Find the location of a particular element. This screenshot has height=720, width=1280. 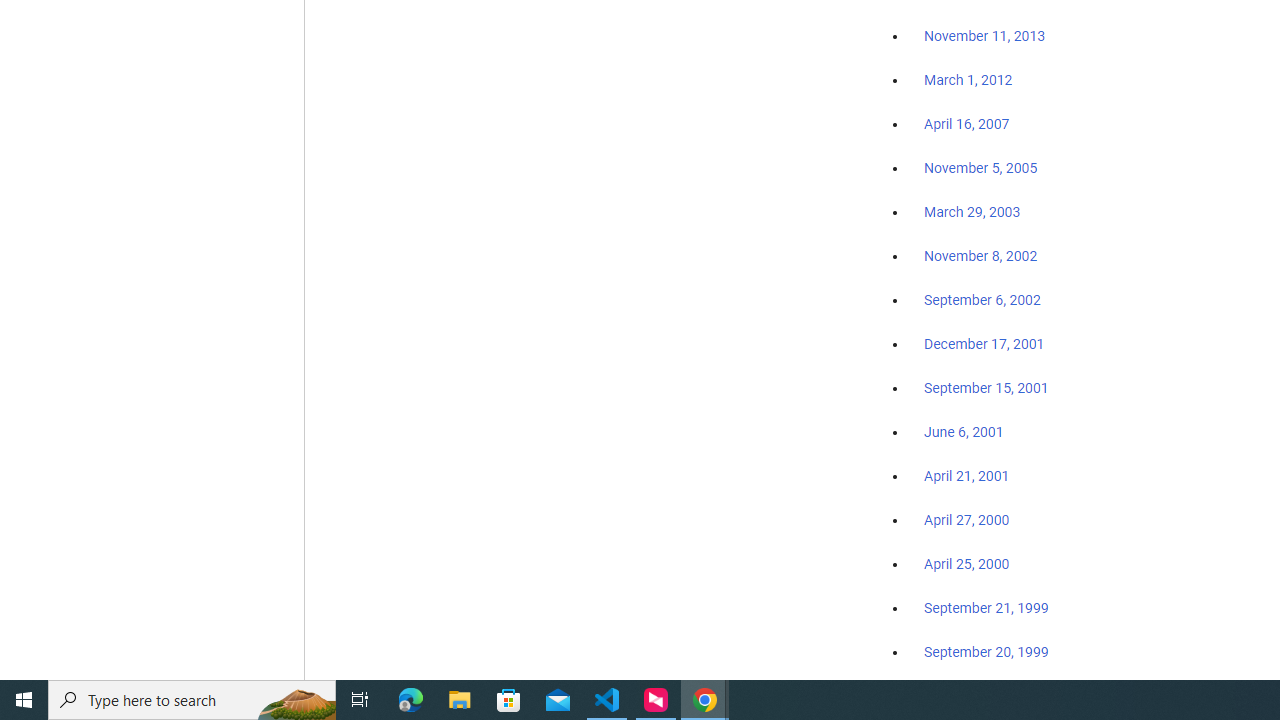

'September 20, 1999' is located at coordinates (986, 651).